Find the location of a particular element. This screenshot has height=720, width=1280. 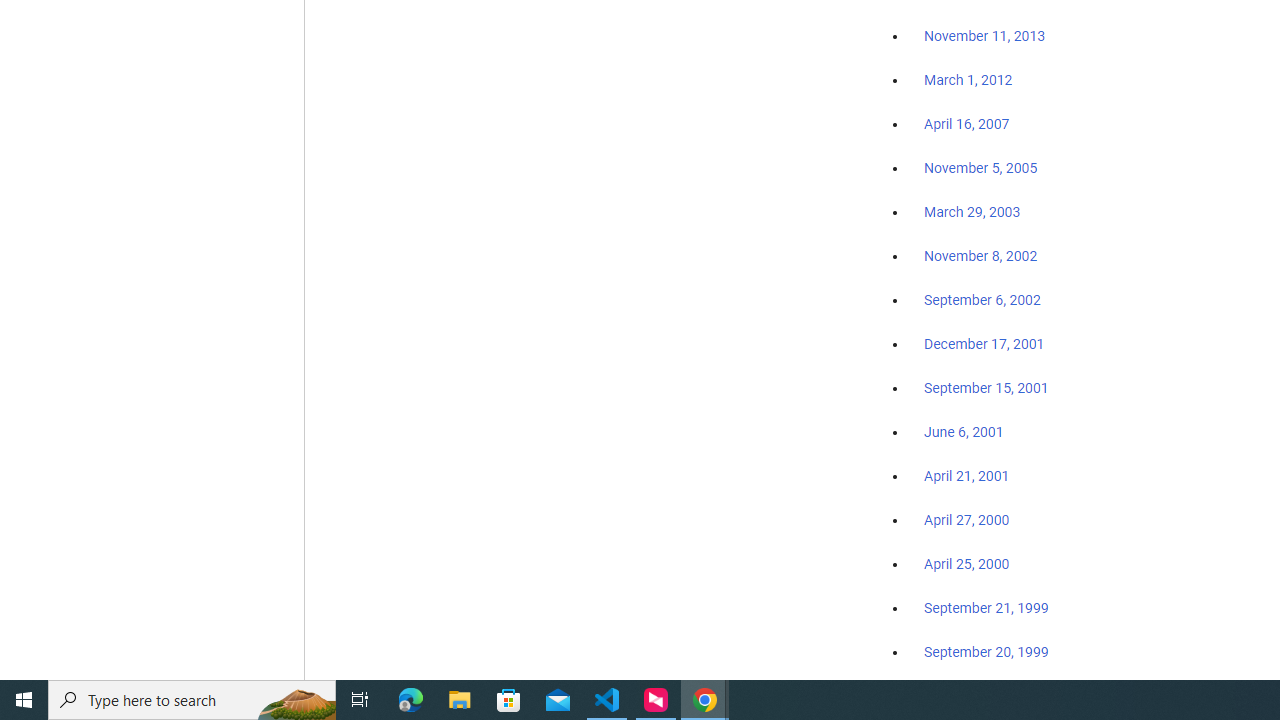

'September 20, 1999' is located at coordinates (986, 651).